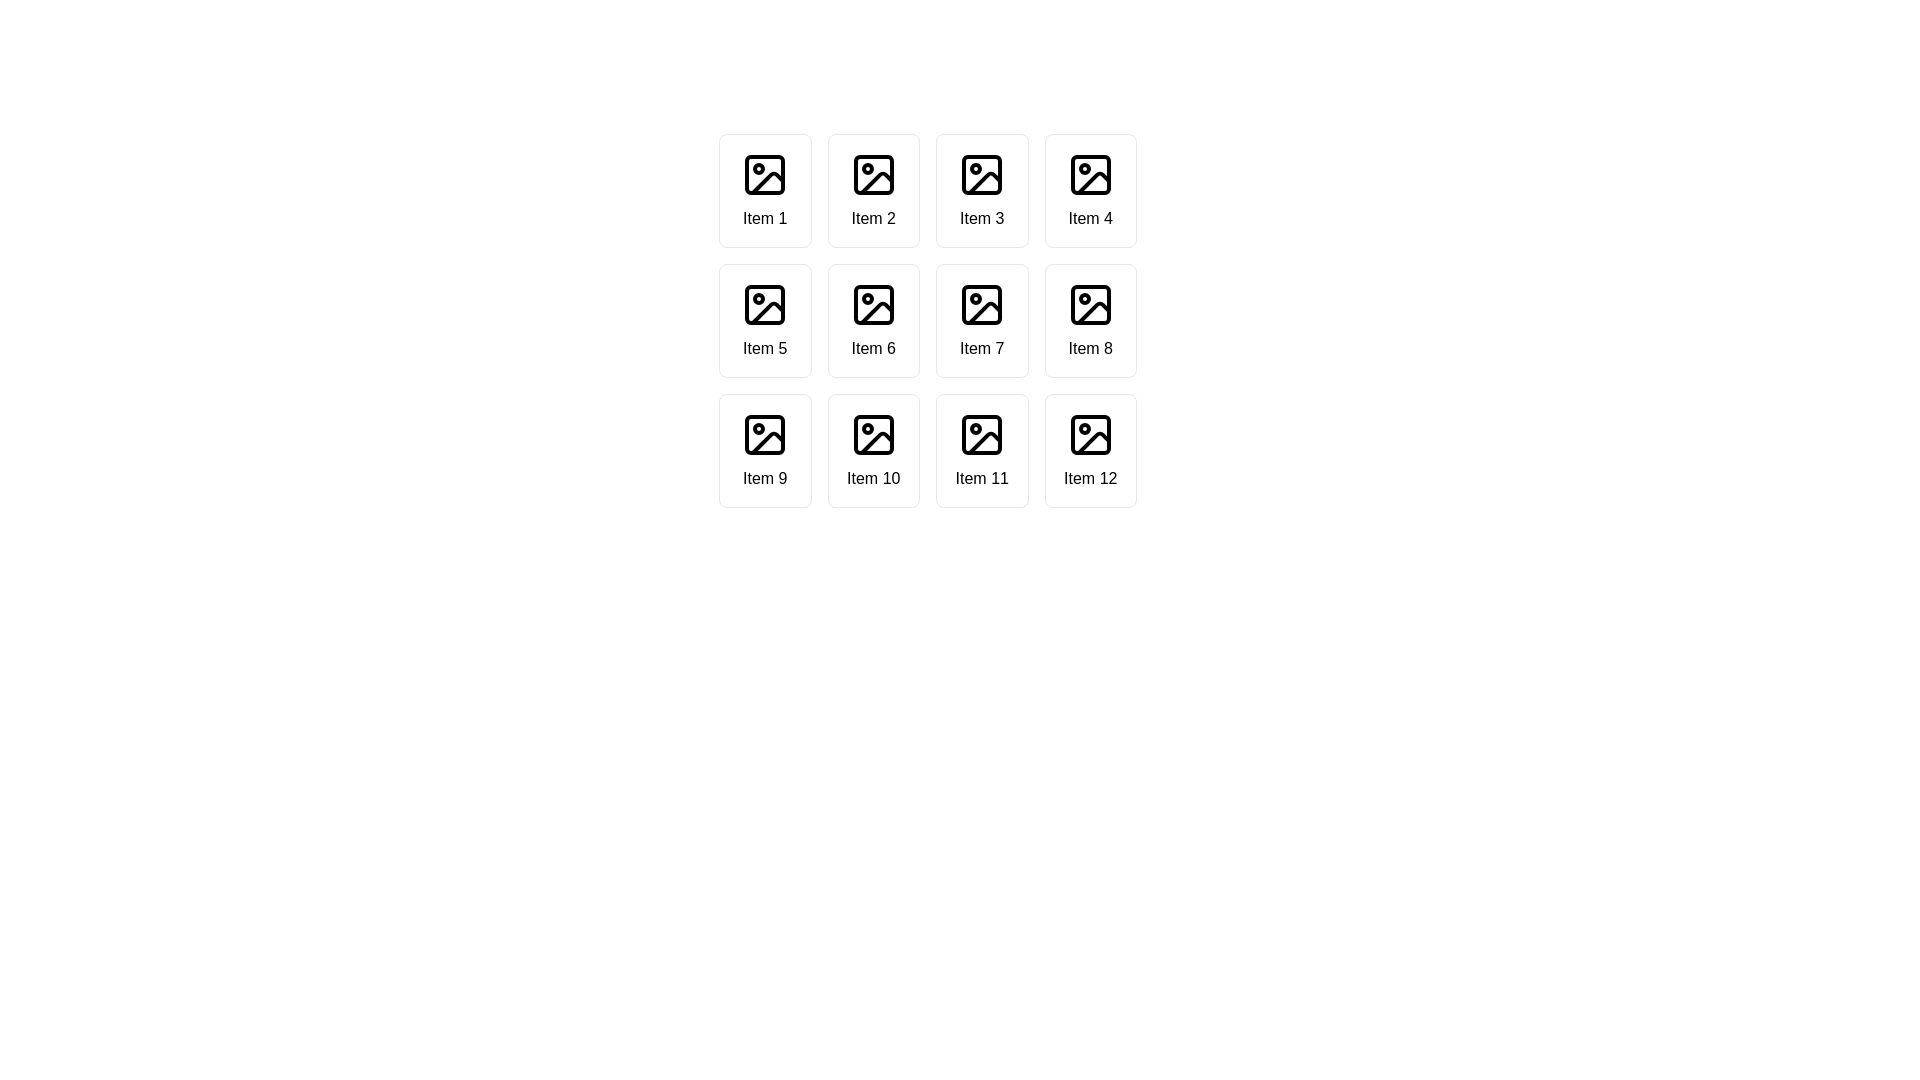  What do you see at coordinates (764, 347) in the screenshot?
I see `text label displaying 'Item 5', which is centered below an image icon in the second row, first column of a grid layout` at bounding box center [764, 347].